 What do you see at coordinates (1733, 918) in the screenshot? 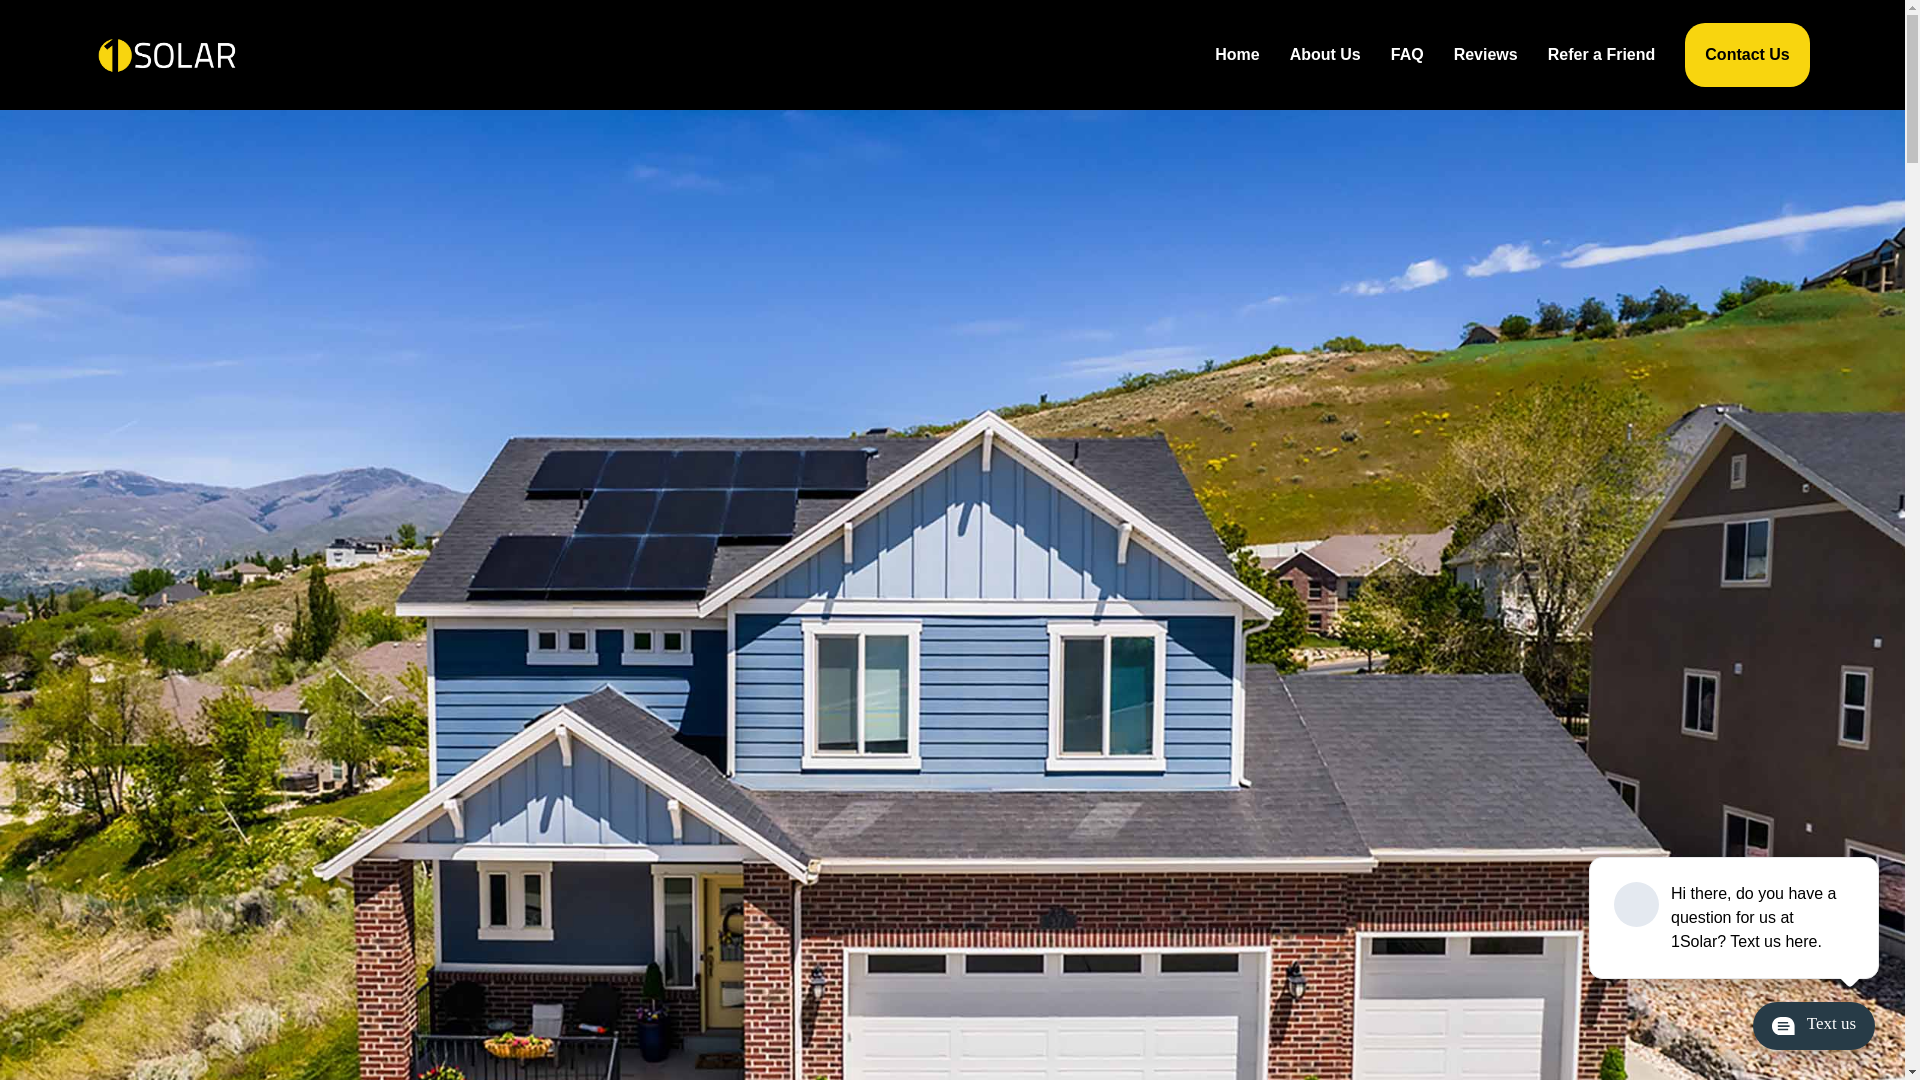
I see `'podium webchat widget prompt'` at bounding box center [1733, 918].